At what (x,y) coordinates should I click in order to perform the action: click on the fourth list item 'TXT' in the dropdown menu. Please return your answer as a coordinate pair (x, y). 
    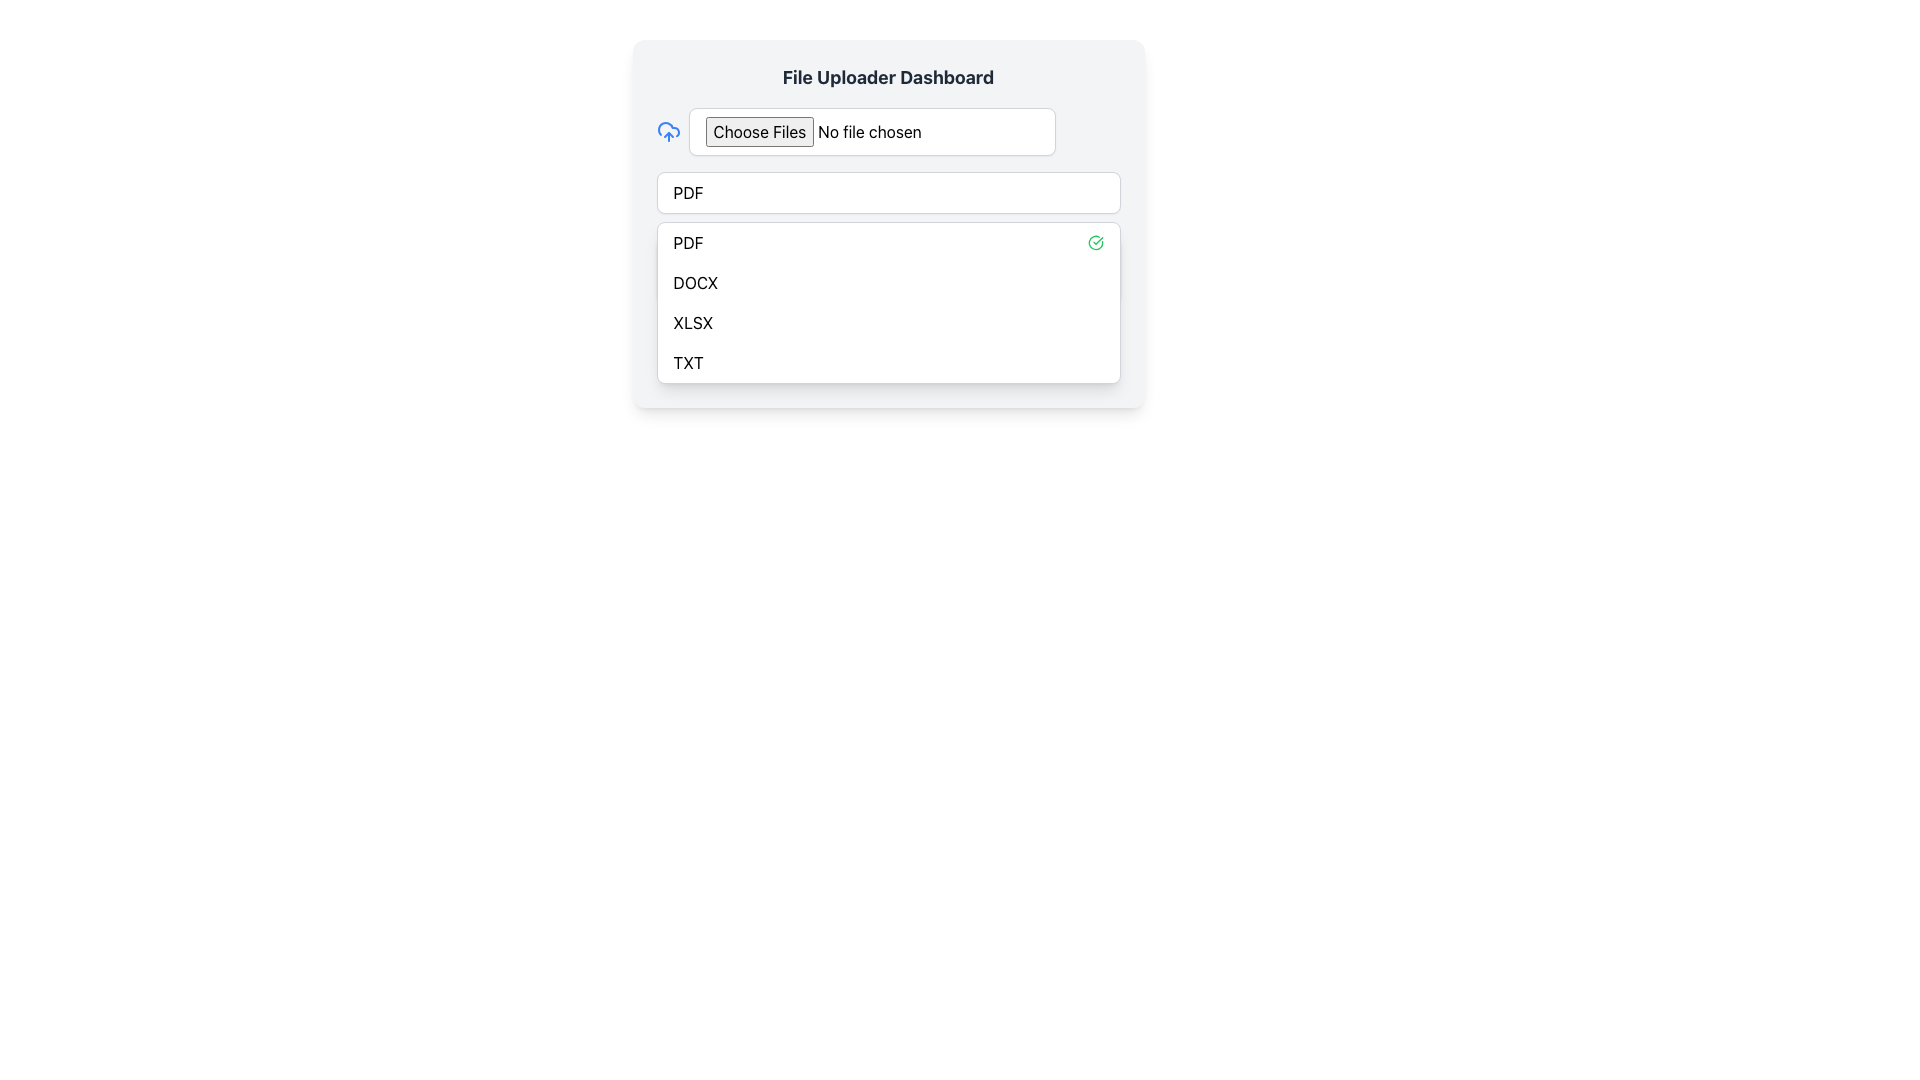
    Looking at the image, I should click on (887, 362).